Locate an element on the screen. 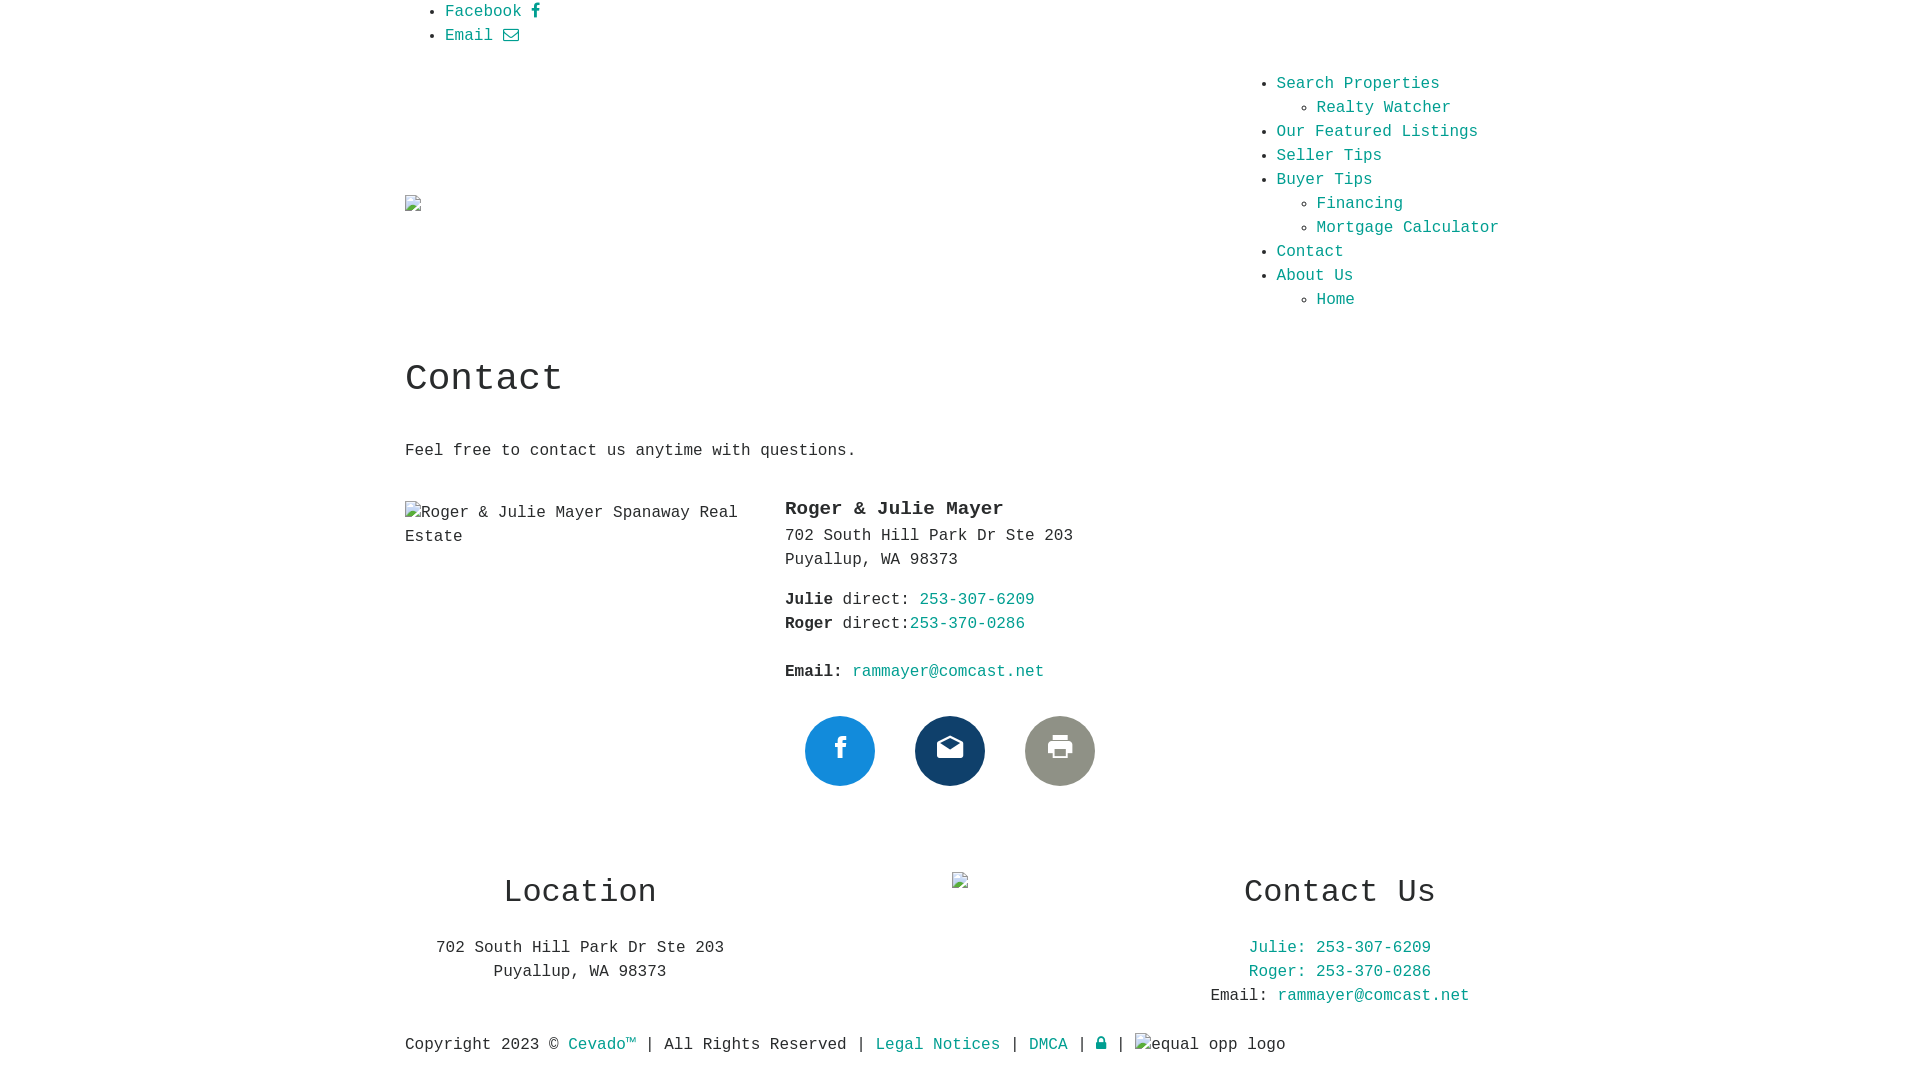  '253-370-0286' is located at coordinates (909, 623).